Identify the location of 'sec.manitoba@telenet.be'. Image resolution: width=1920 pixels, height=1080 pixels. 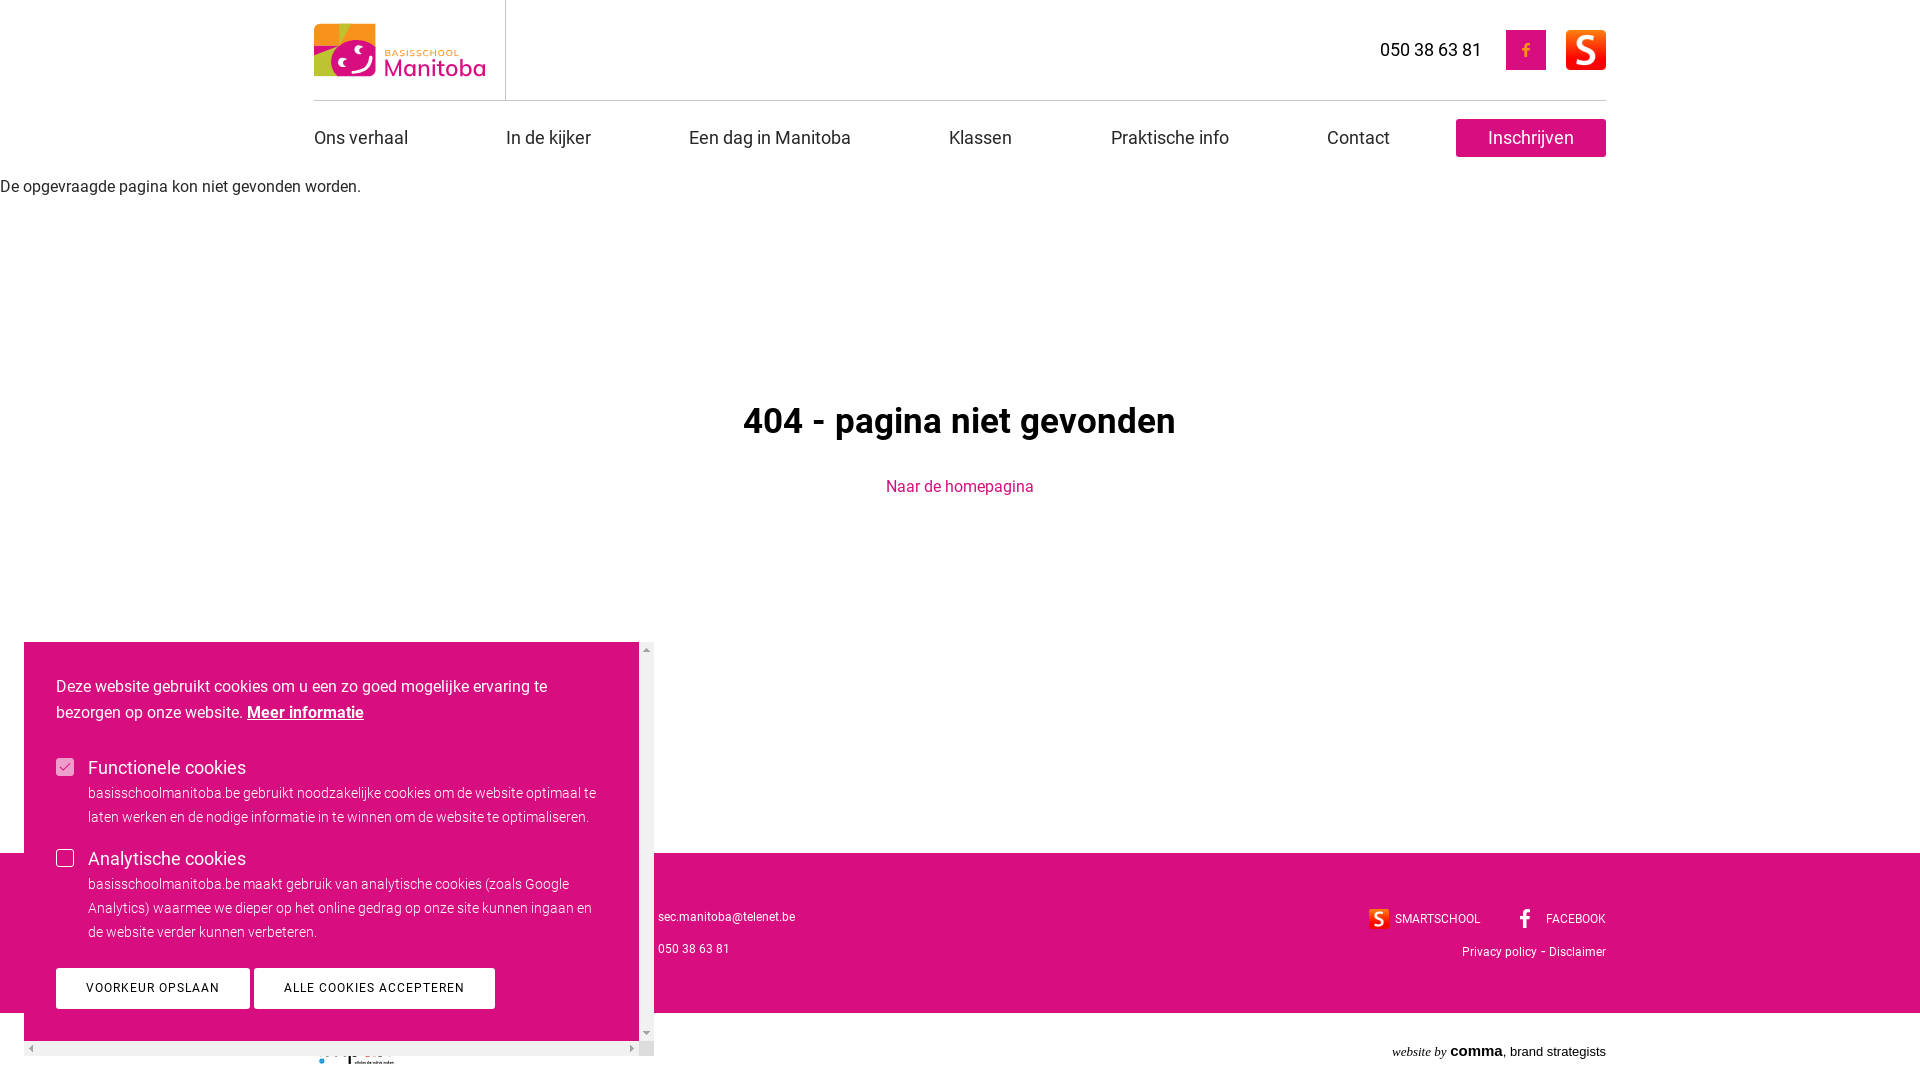
(657, 917).